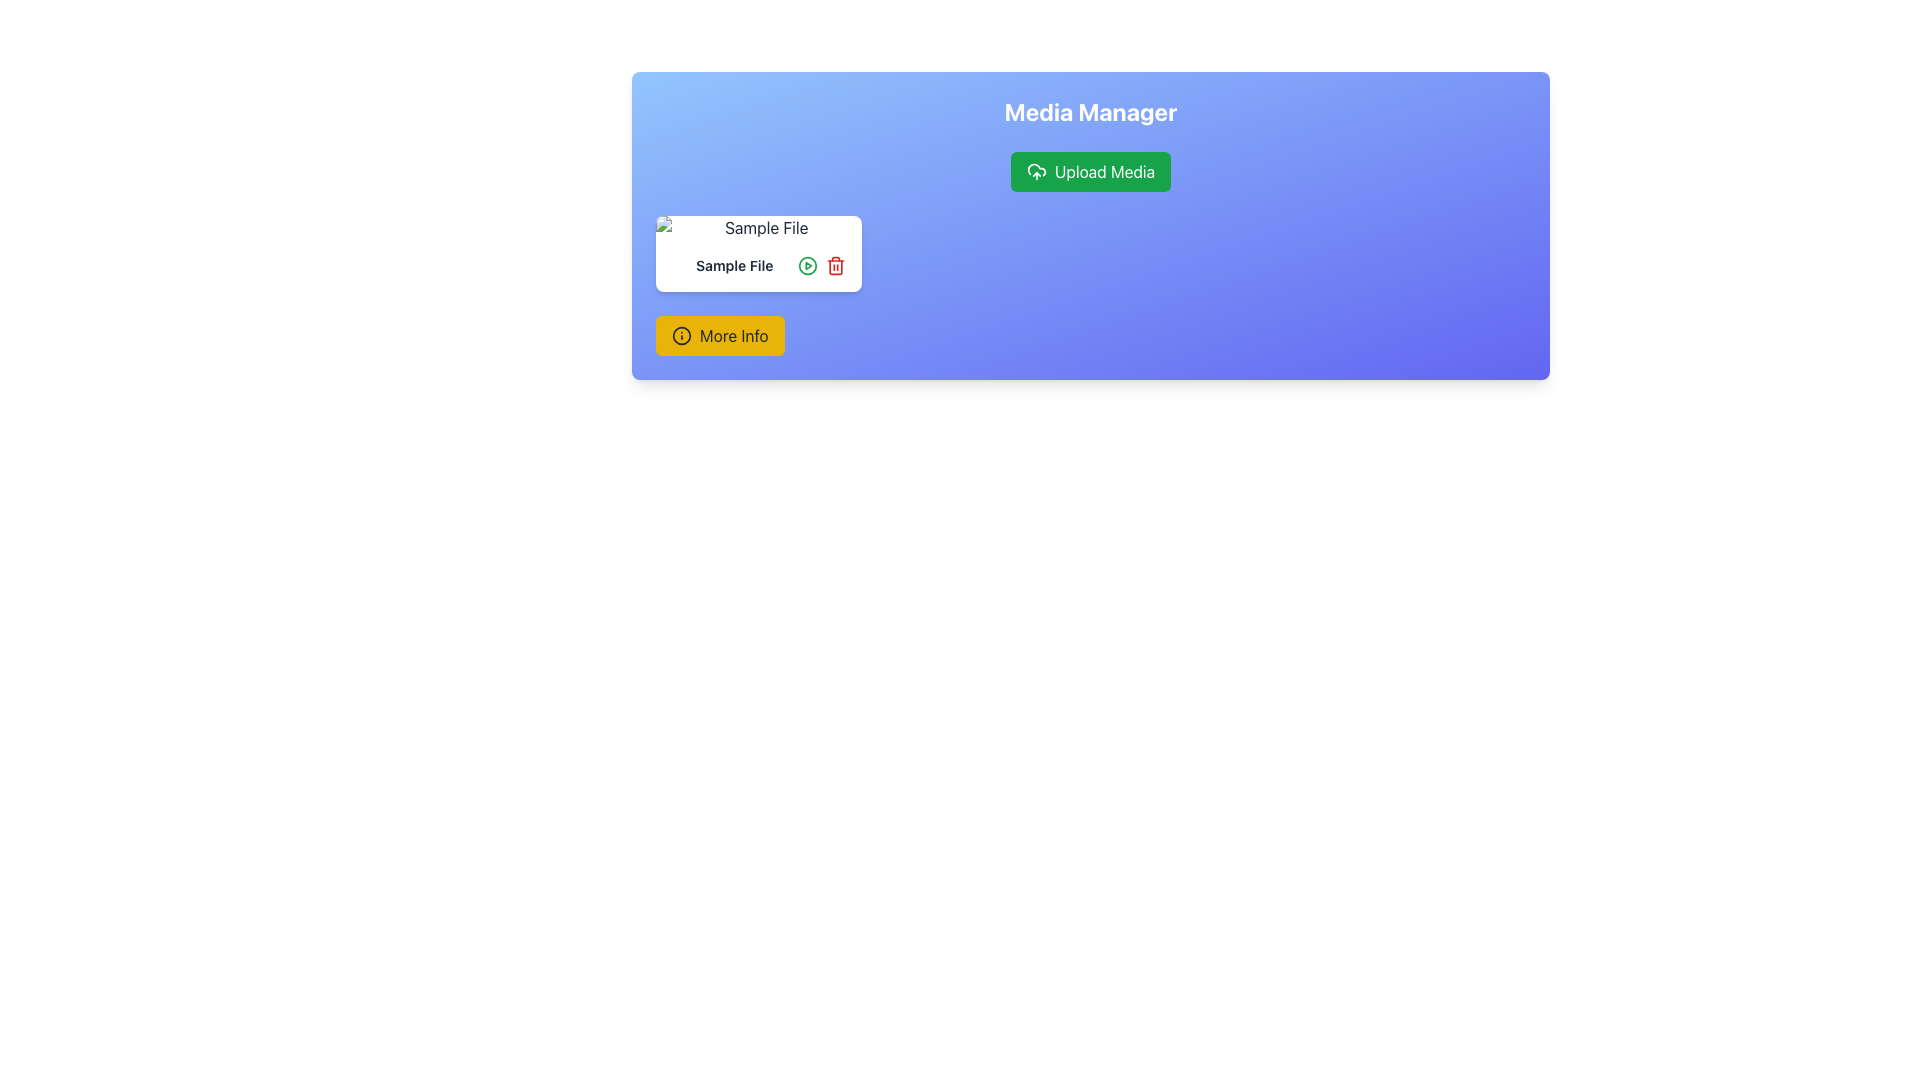 This screenshot has height=1080, width=1920. Describe the element at coordinates (1036, 171) in the screenshot. I see `the cloud upload icon located to the left of the green 'Upload Media' button, which features a simple line design and an upward-pointing arrow` at that location.